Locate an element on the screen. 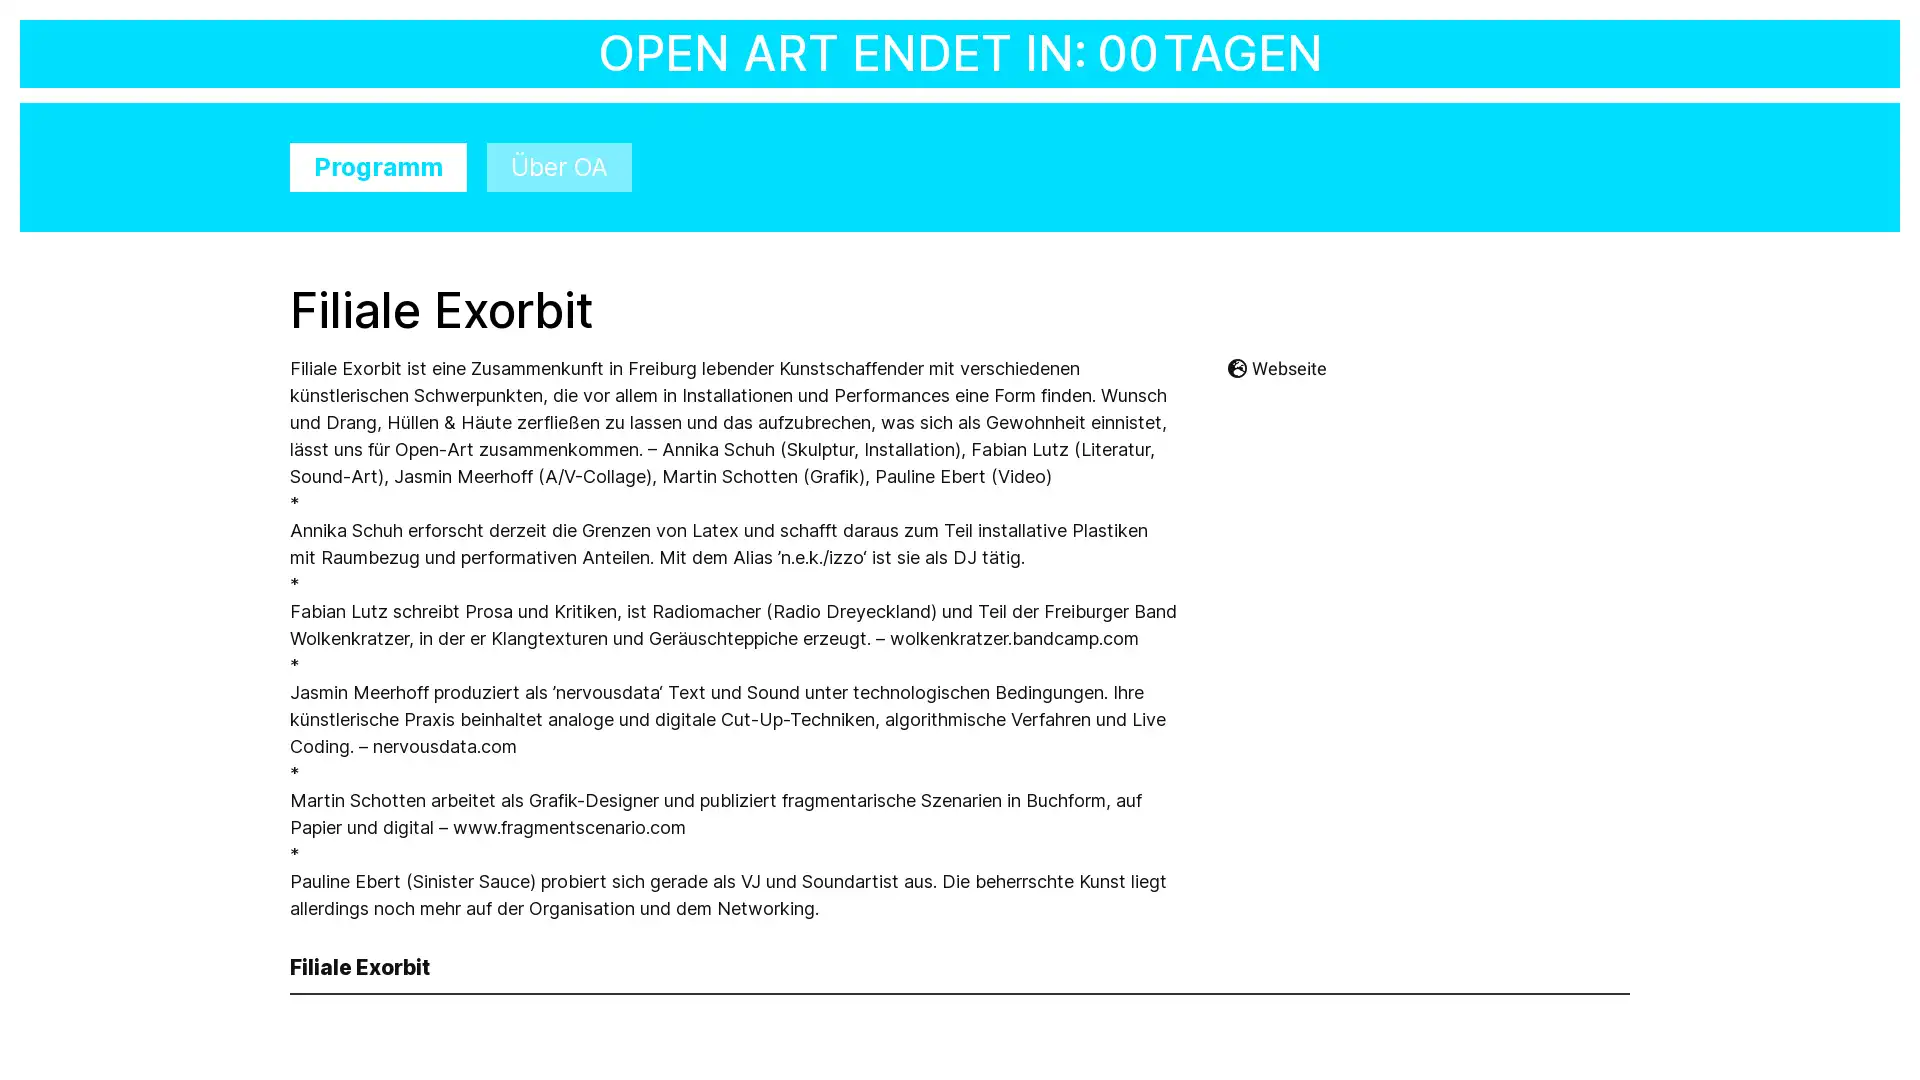  Uber OA is located at coordinates (559, 166).